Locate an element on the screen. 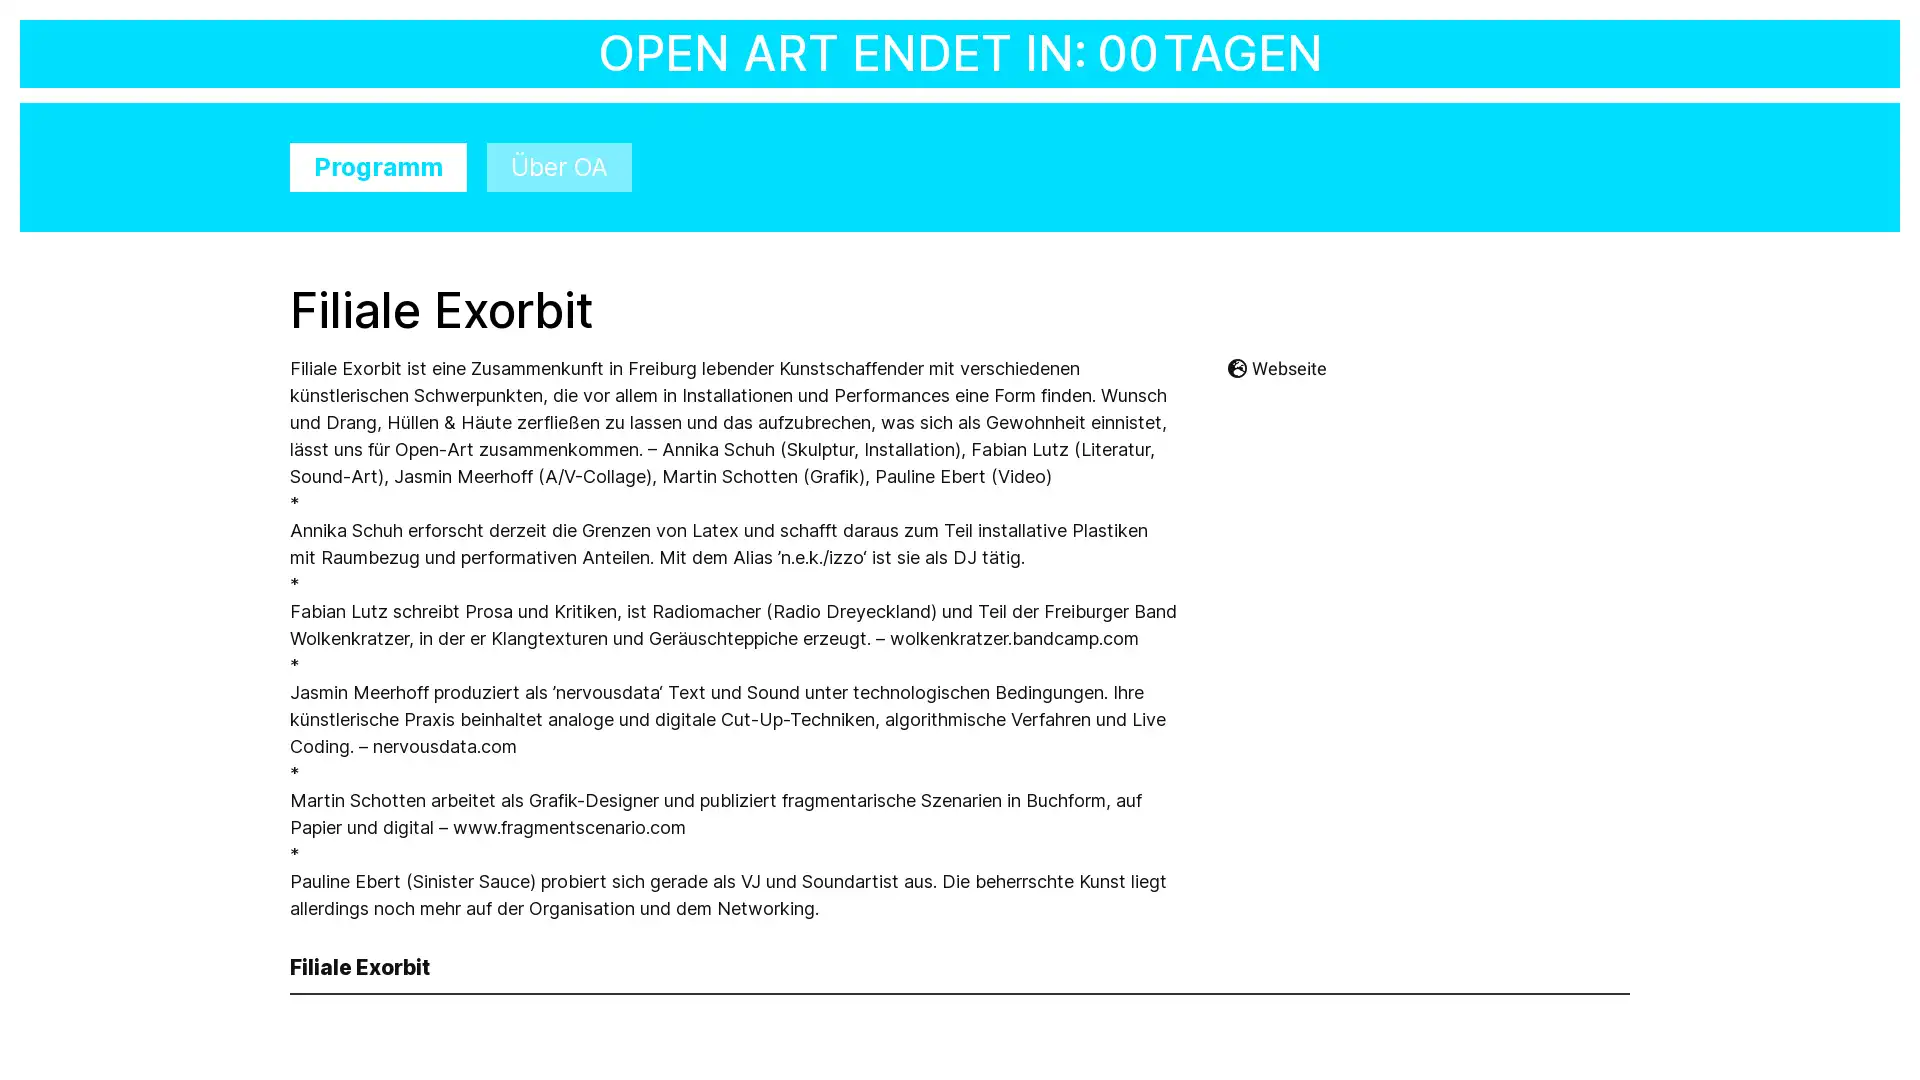  Uber OA is located at coordinates (559, 166).